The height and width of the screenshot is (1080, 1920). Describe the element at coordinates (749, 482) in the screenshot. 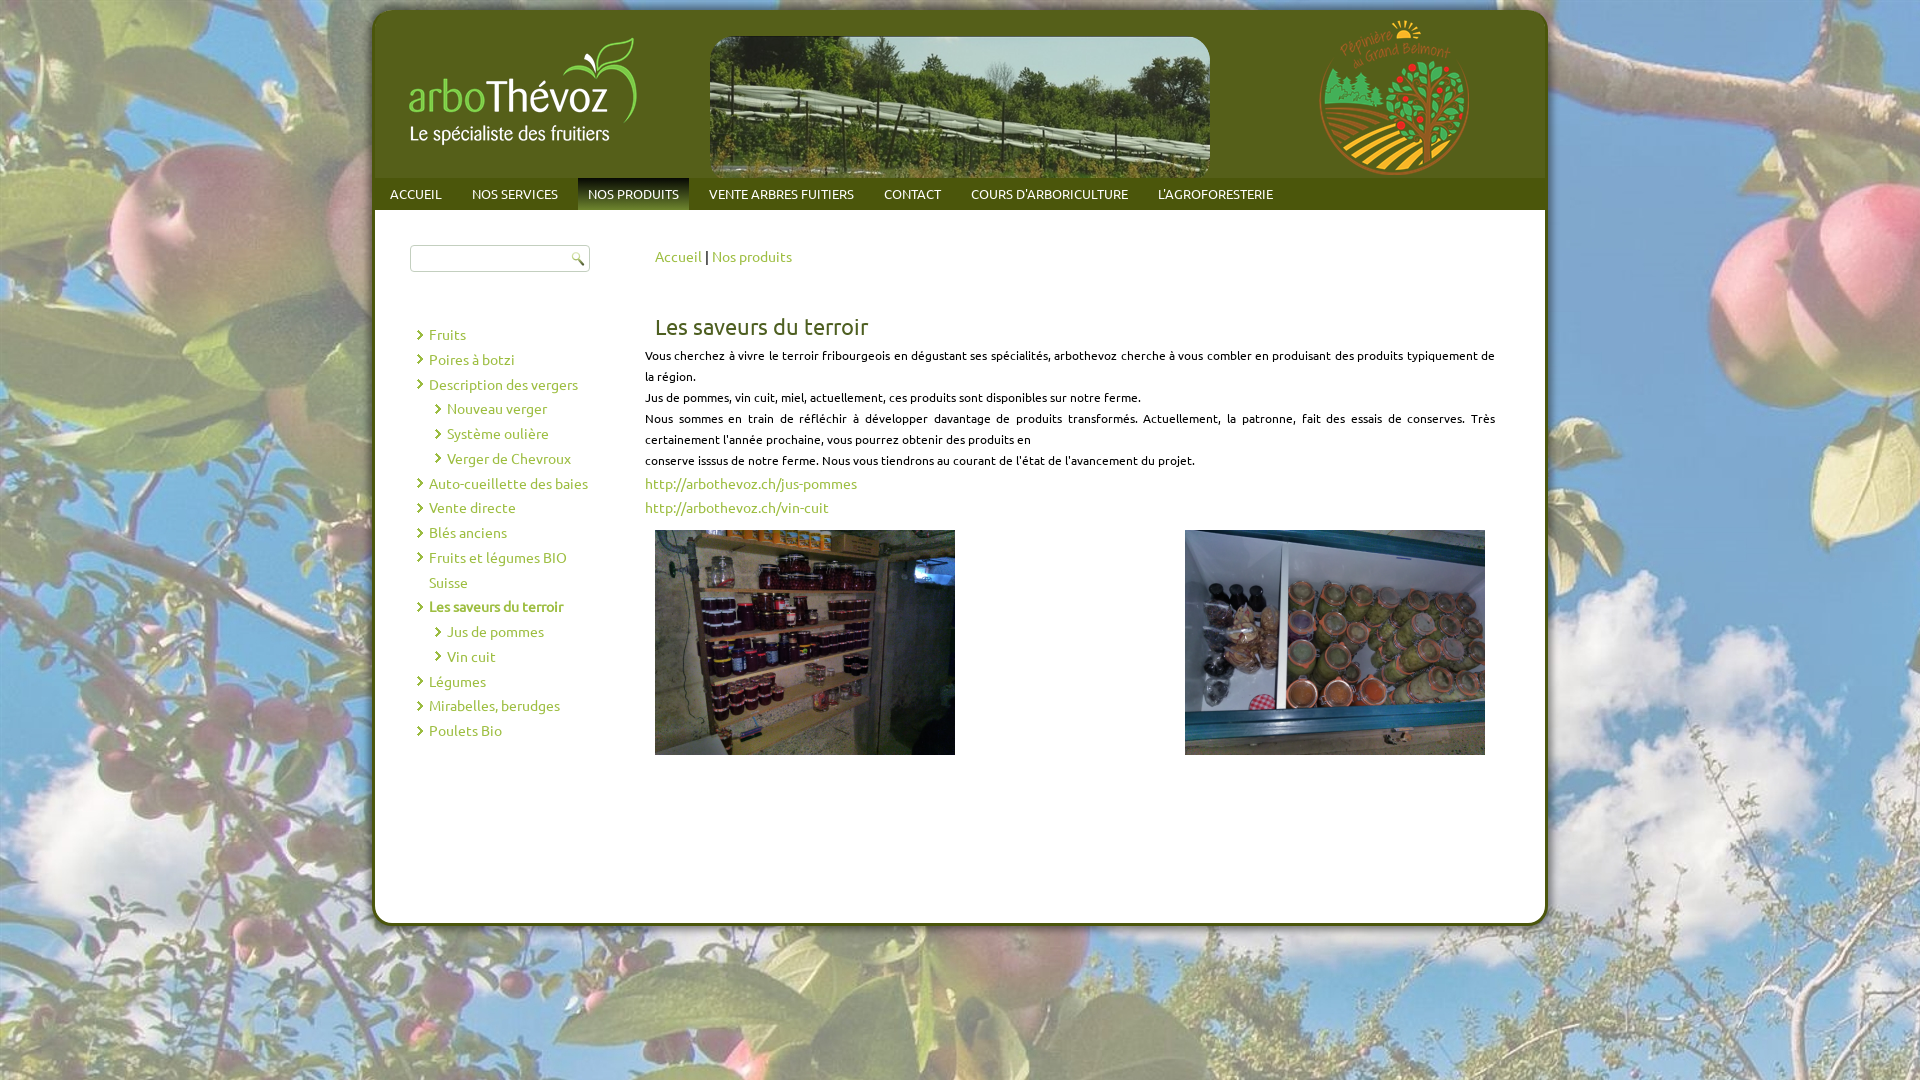

I see `'http://arbothevoz.ch/jus-pommes'` at that location.